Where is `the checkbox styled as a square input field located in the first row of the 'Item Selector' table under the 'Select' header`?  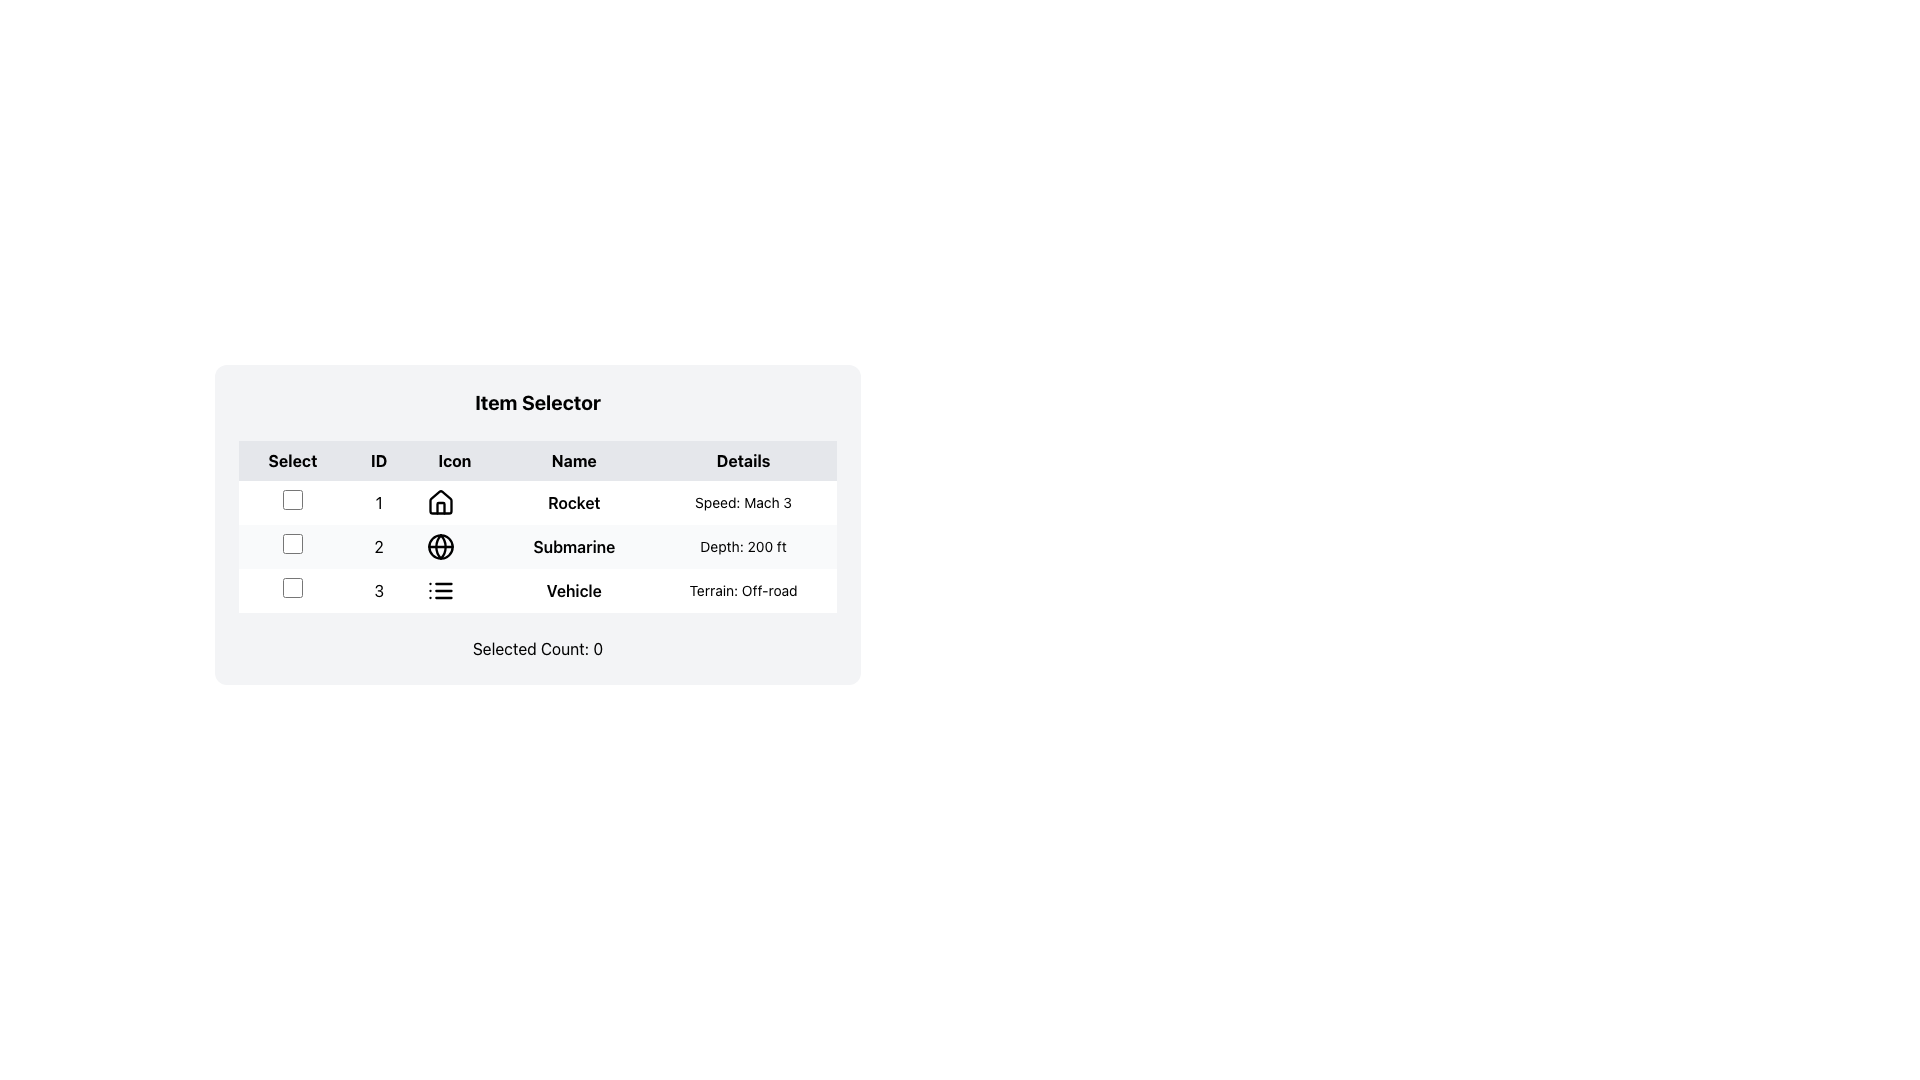 the checkbox styled as a square input field located in the first row of the 'Item Selector' table under the 'Select' header is located at coordinates (291, 499).